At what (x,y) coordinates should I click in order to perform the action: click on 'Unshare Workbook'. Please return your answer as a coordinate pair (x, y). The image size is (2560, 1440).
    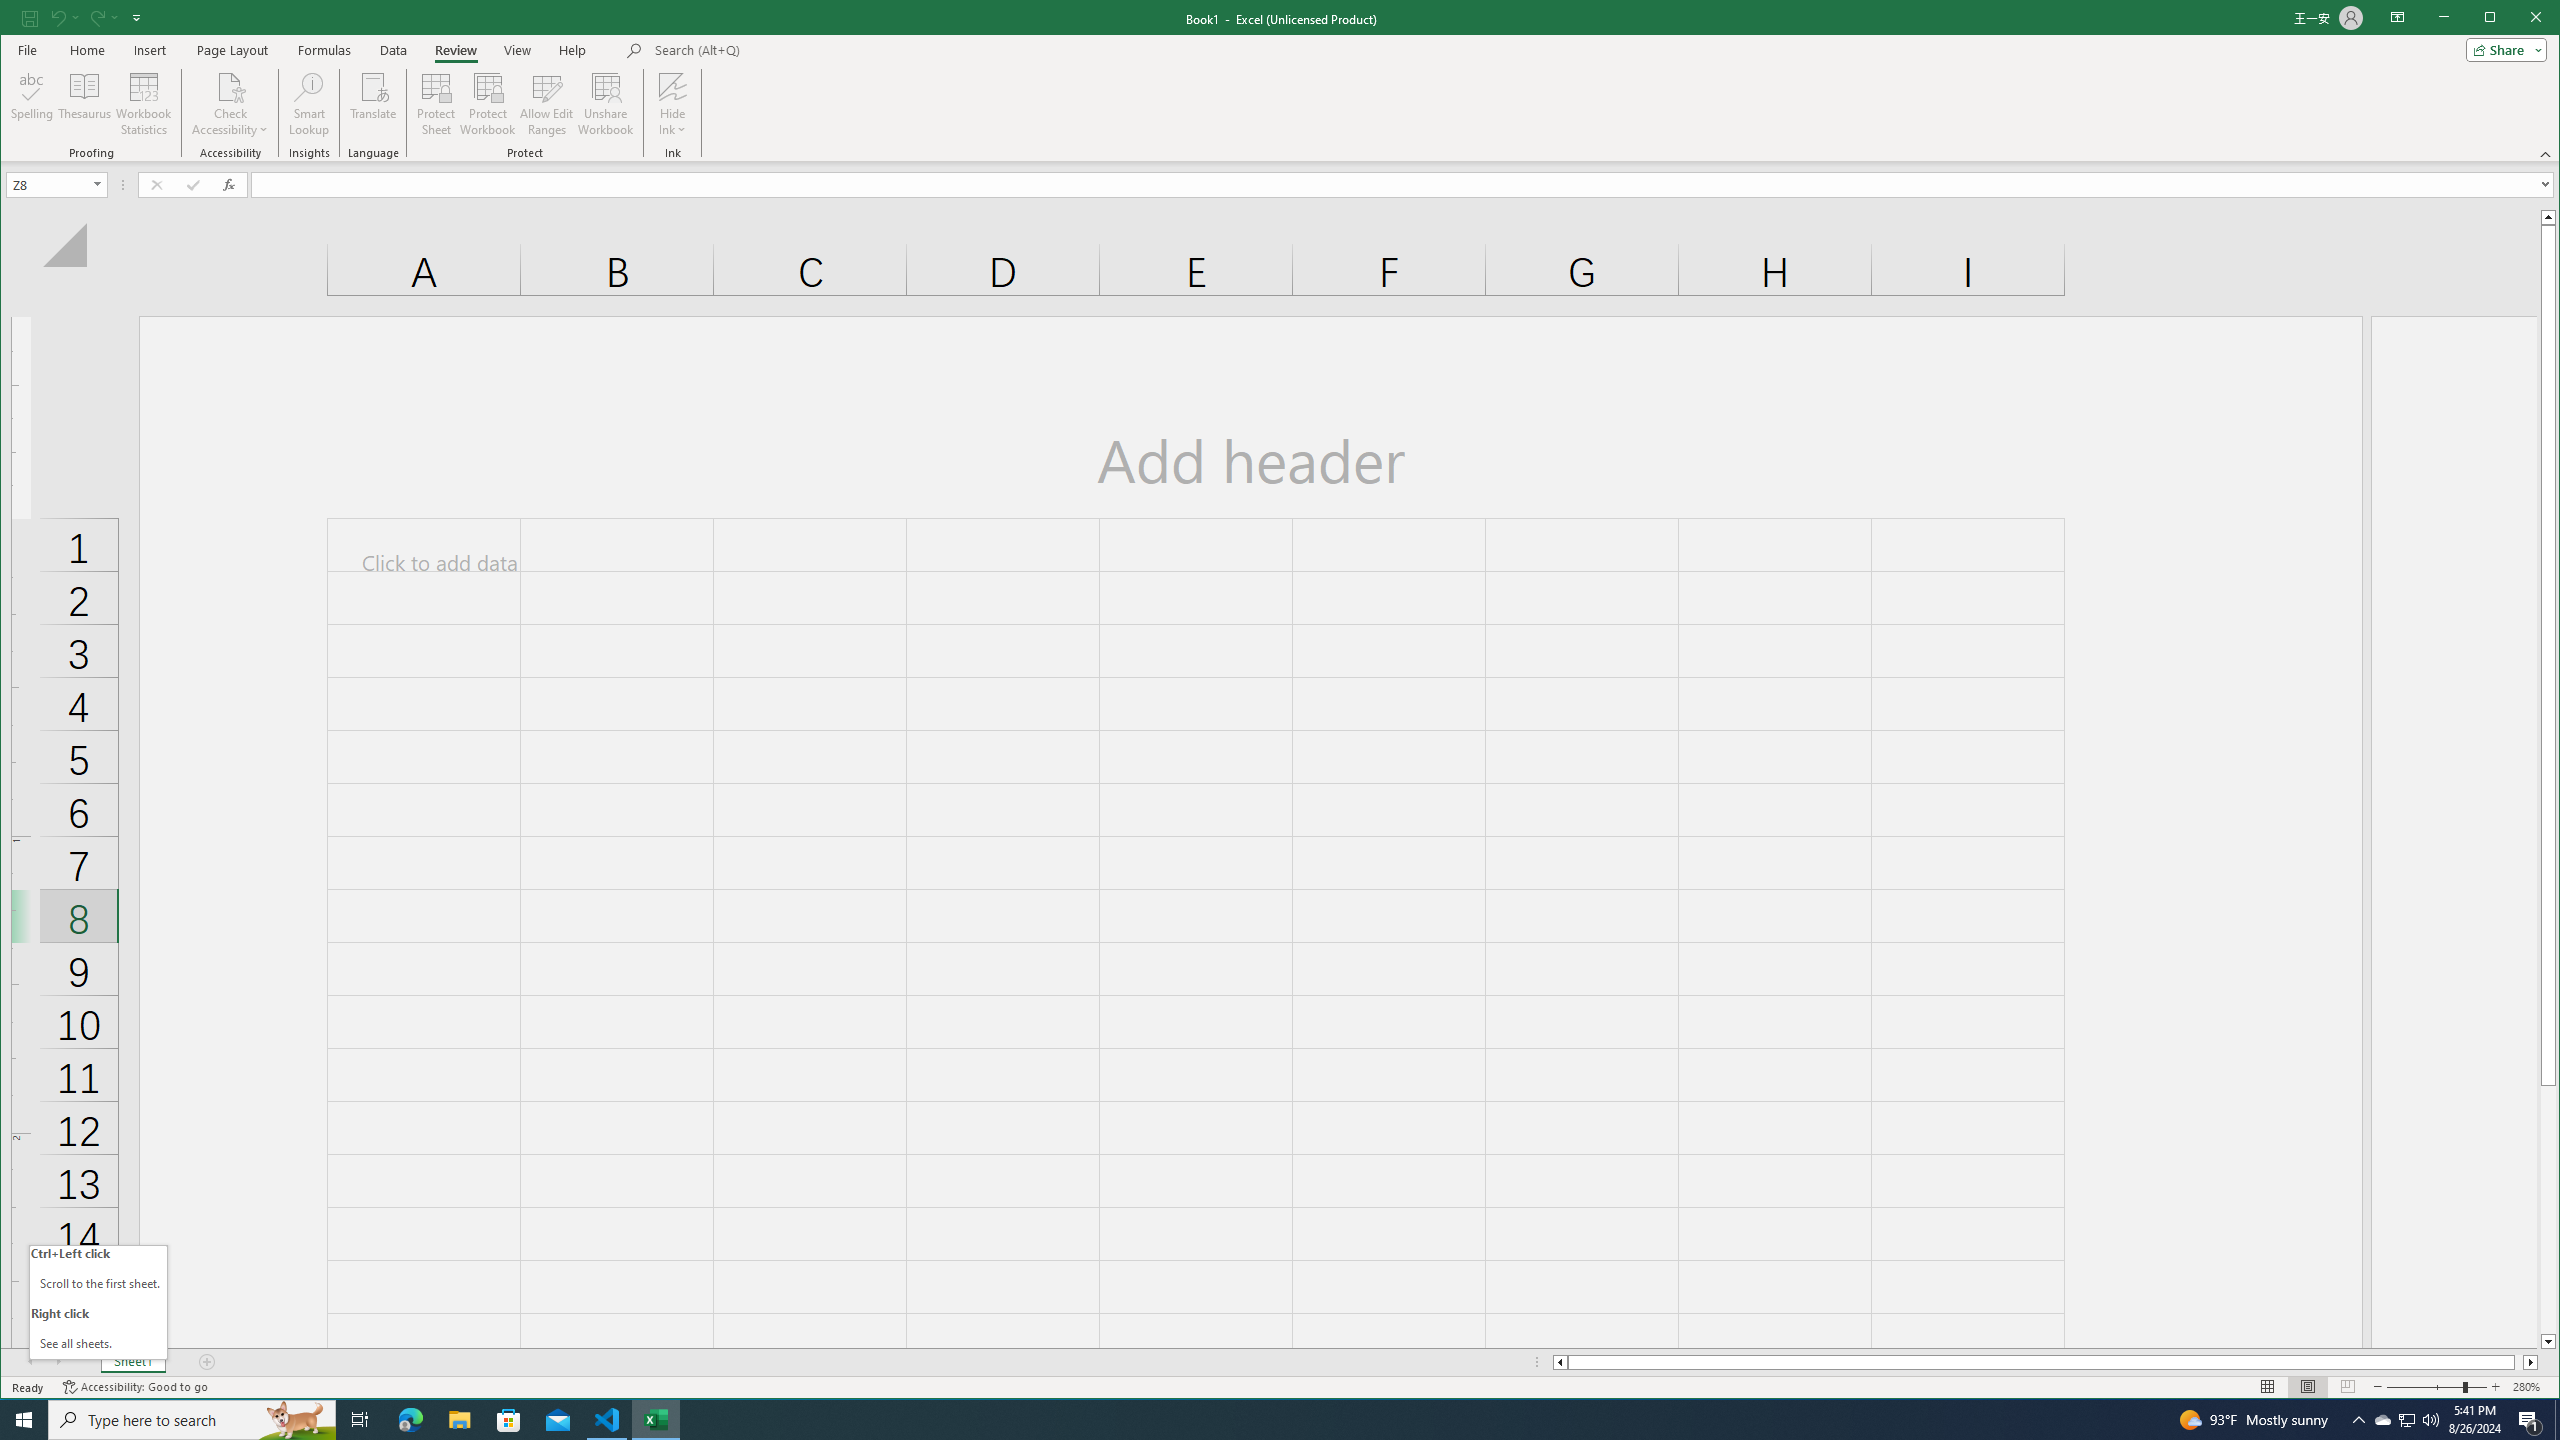
    Looking at the image, I should click on (604, 103).